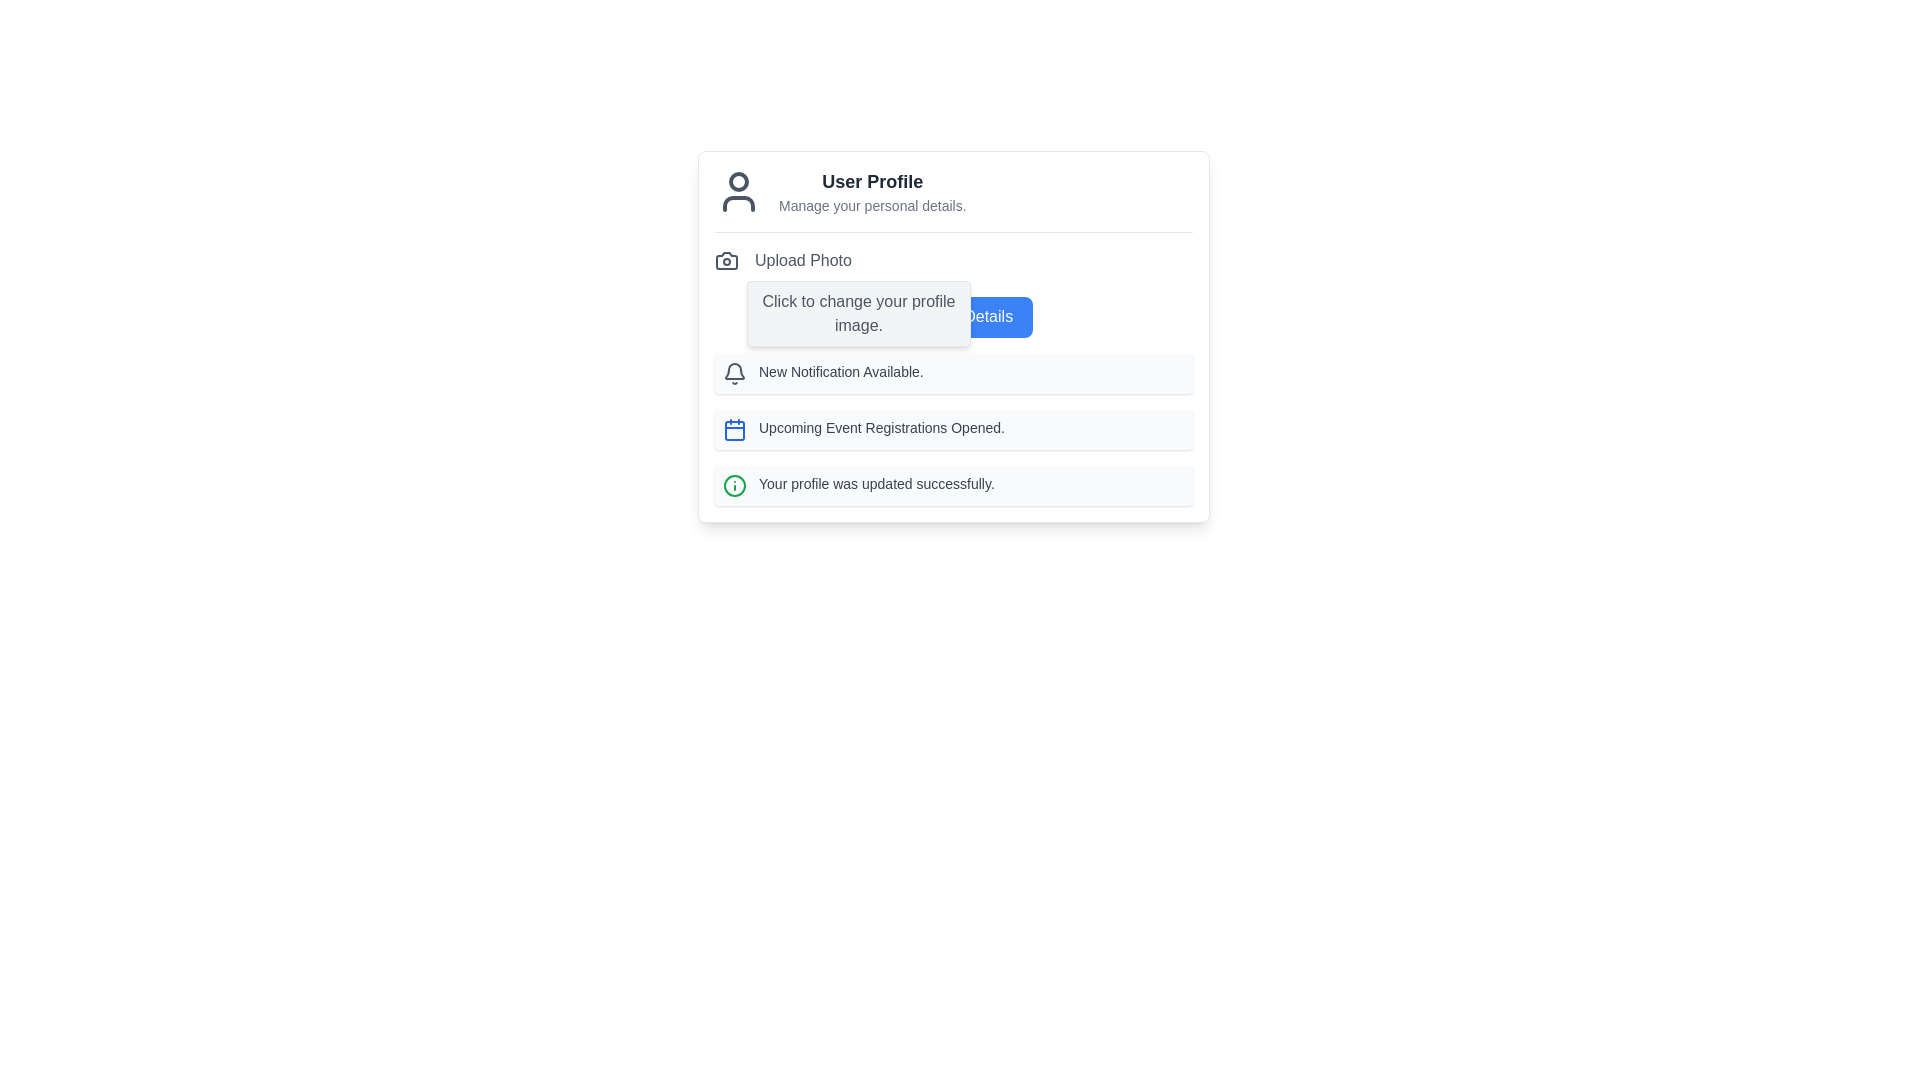 The height and width of the screenshot is (1080, 1920). What do you see at coordinates (872, 181) in the screenshot?
I see `the Header Text Label indicating the user's profile information, which is positioned at the top of the content card, aligned underneath a user icon` at bounding box center [872, 181].